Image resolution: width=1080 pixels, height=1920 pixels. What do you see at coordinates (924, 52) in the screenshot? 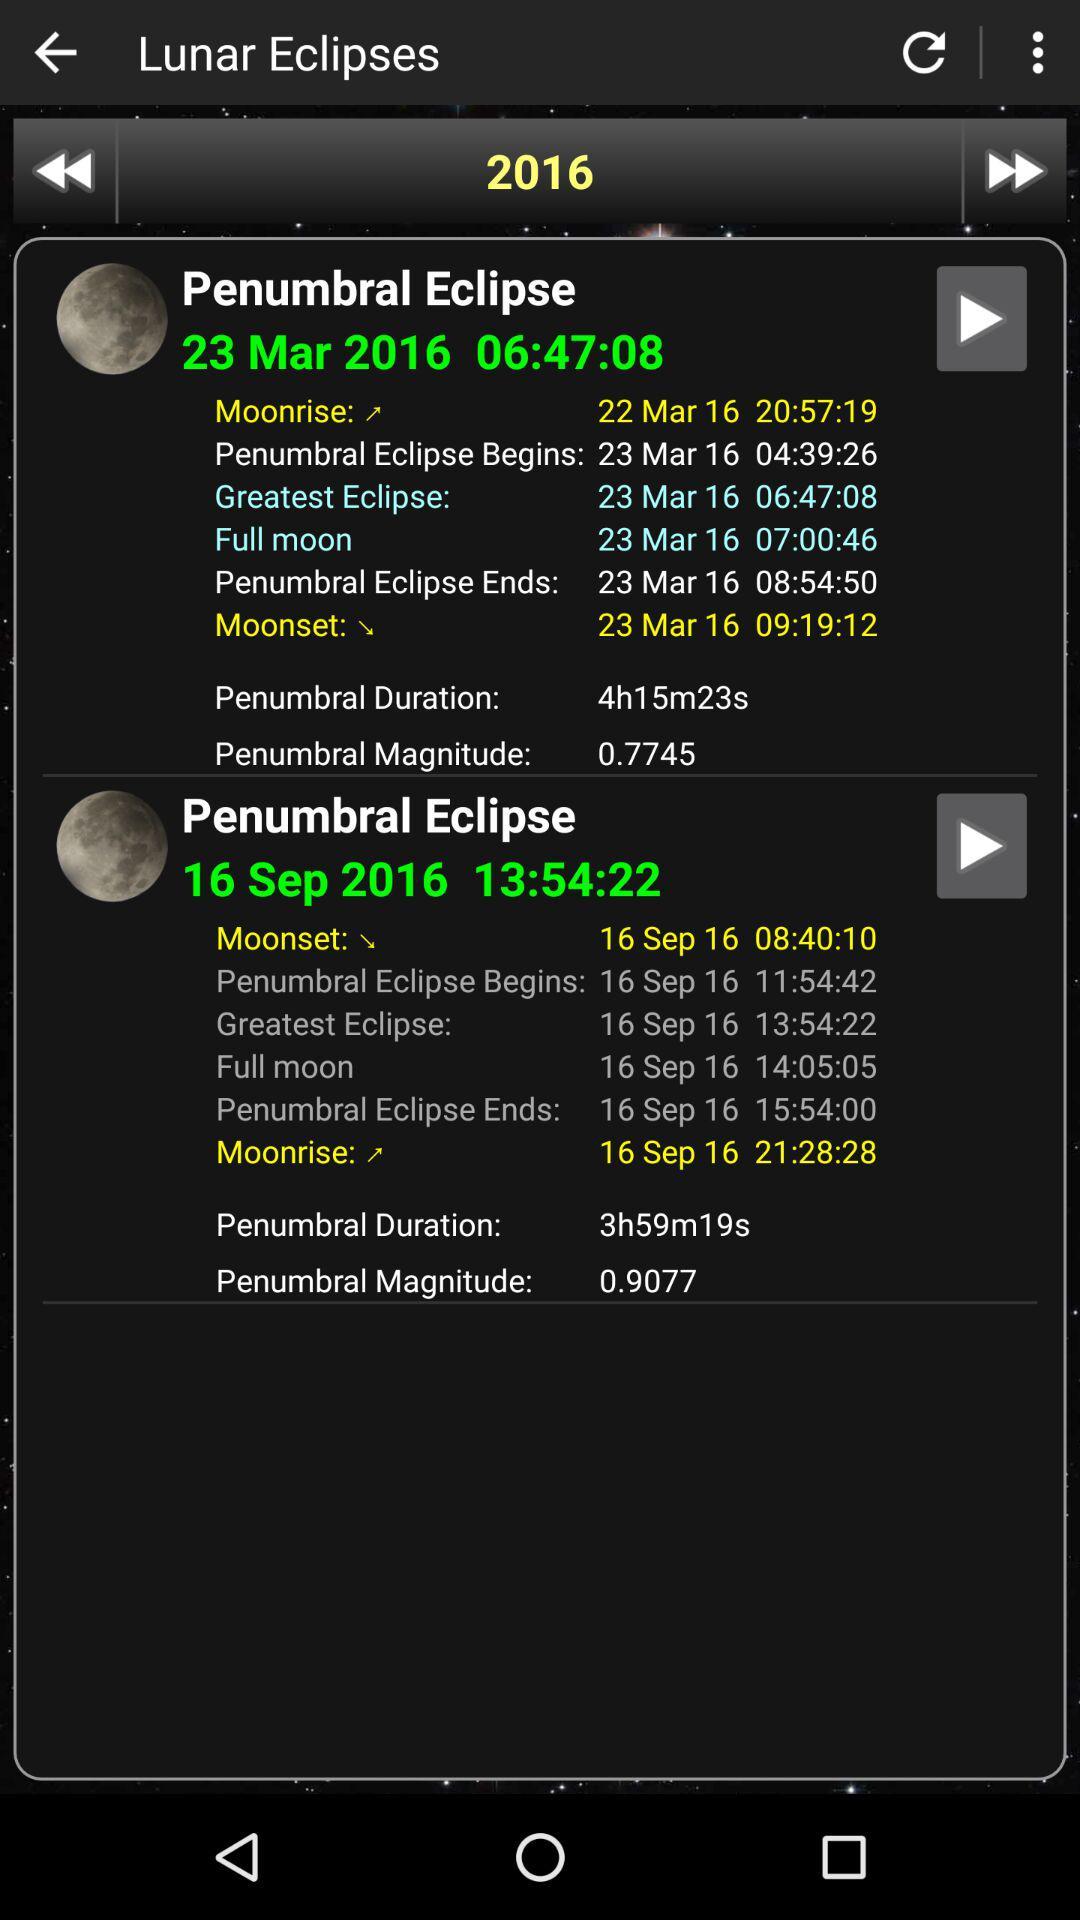
I see `reload option` at bounding box center [924, 52].